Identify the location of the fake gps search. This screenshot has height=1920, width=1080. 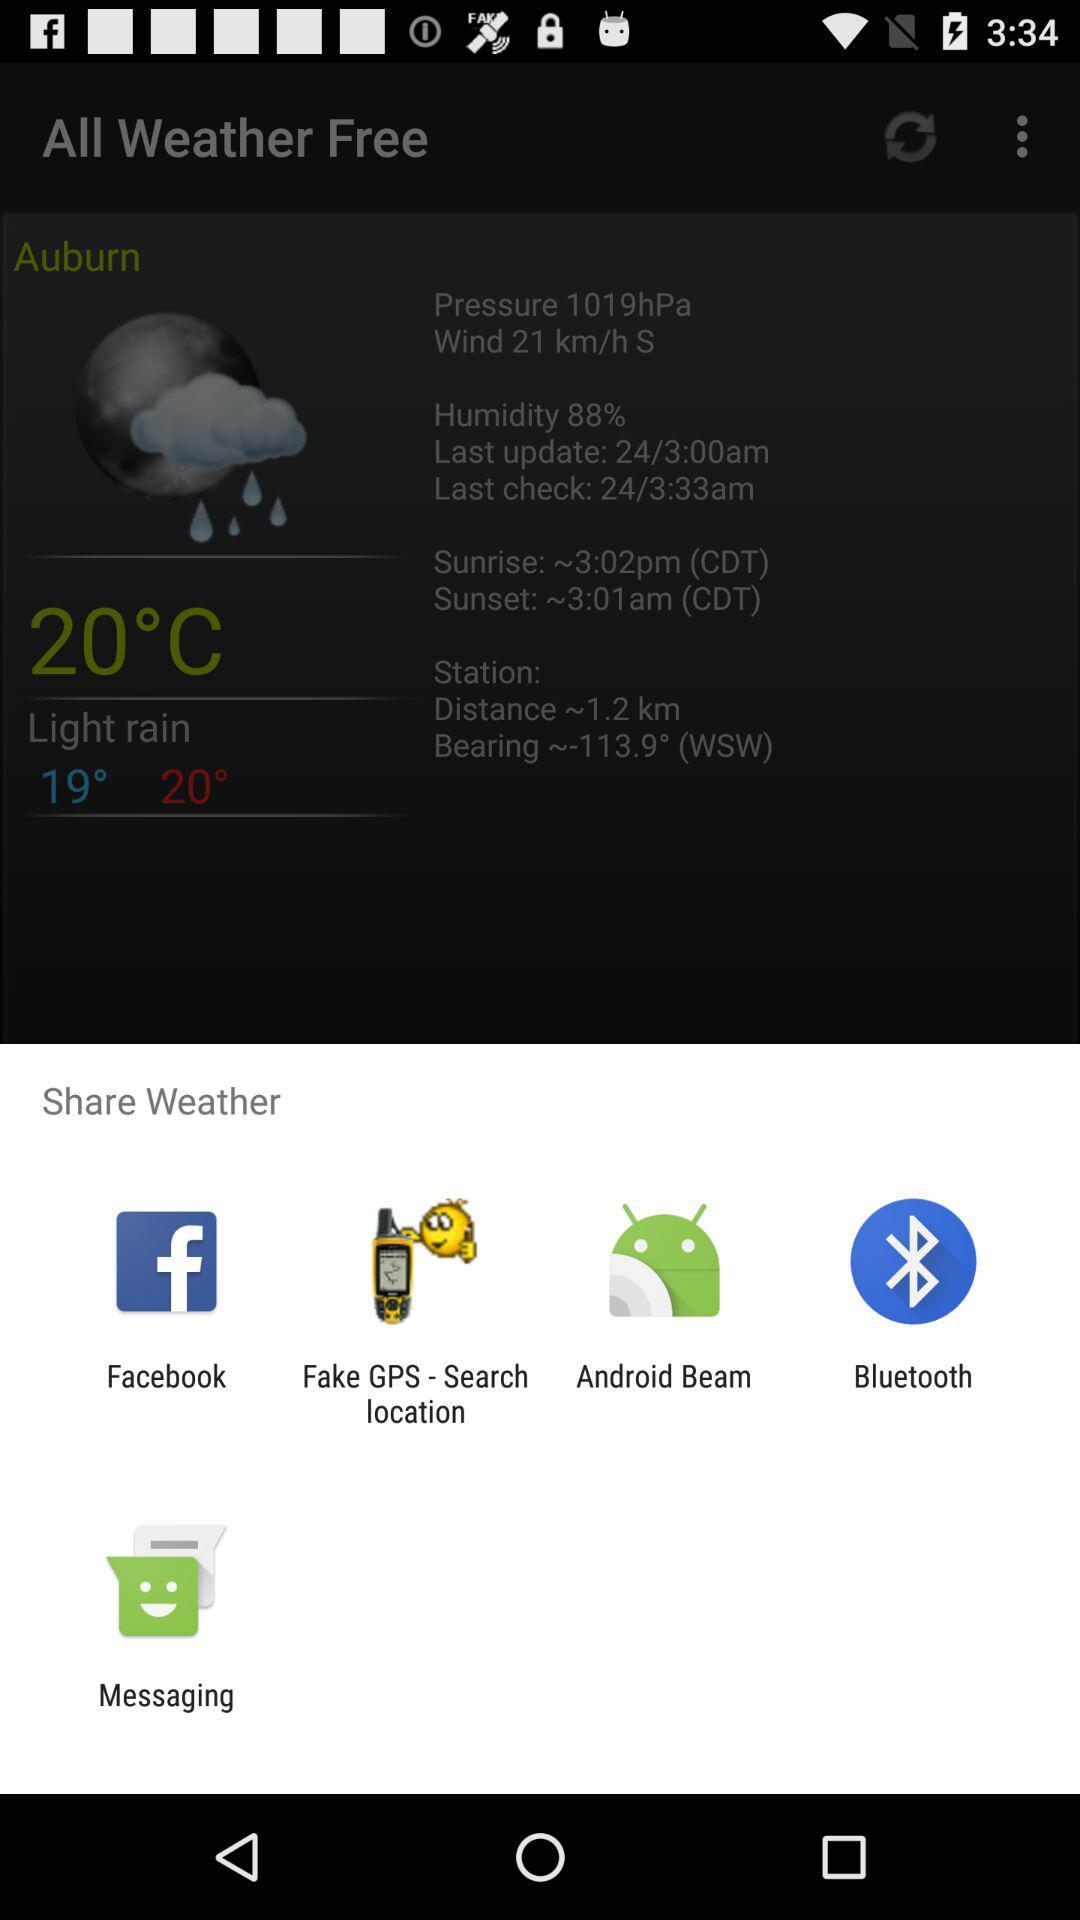
(414, 1392).